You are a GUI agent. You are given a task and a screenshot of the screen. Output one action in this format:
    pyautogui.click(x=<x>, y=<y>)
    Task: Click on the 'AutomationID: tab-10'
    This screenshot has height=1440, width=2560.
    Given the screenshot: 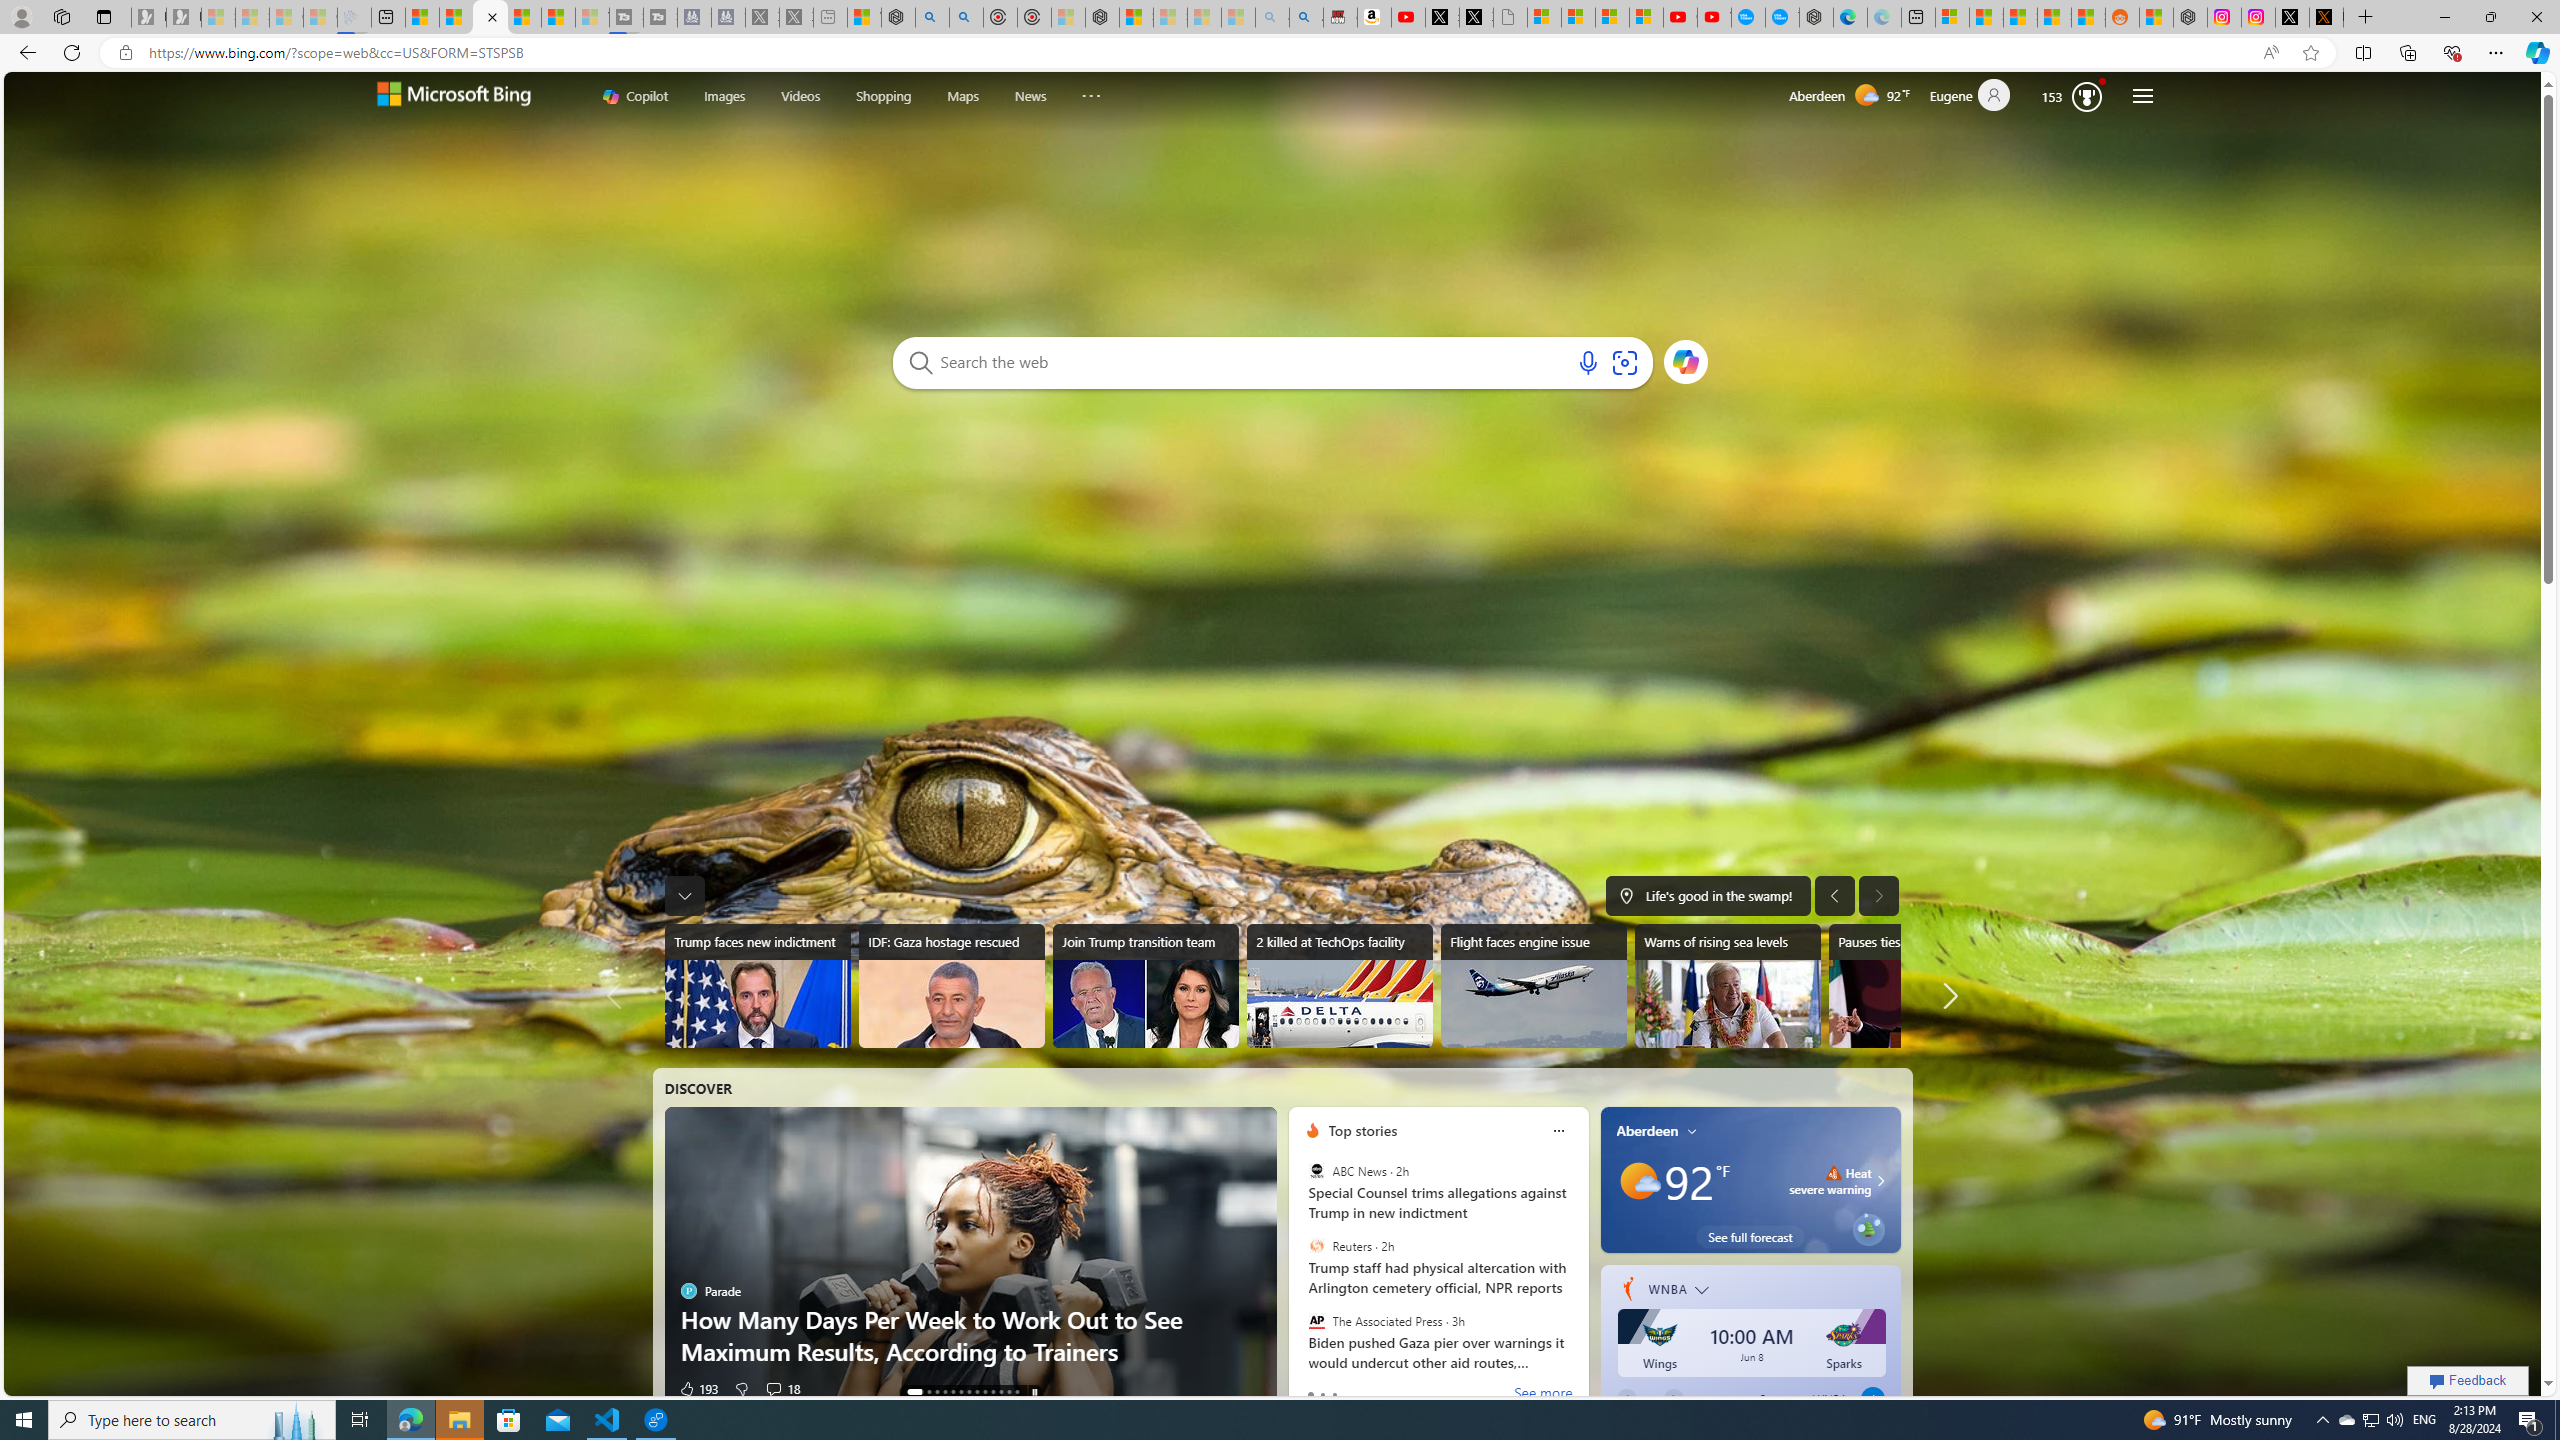 What is the action you would take?
    pyautogui.click(x=999, y=1391)
    